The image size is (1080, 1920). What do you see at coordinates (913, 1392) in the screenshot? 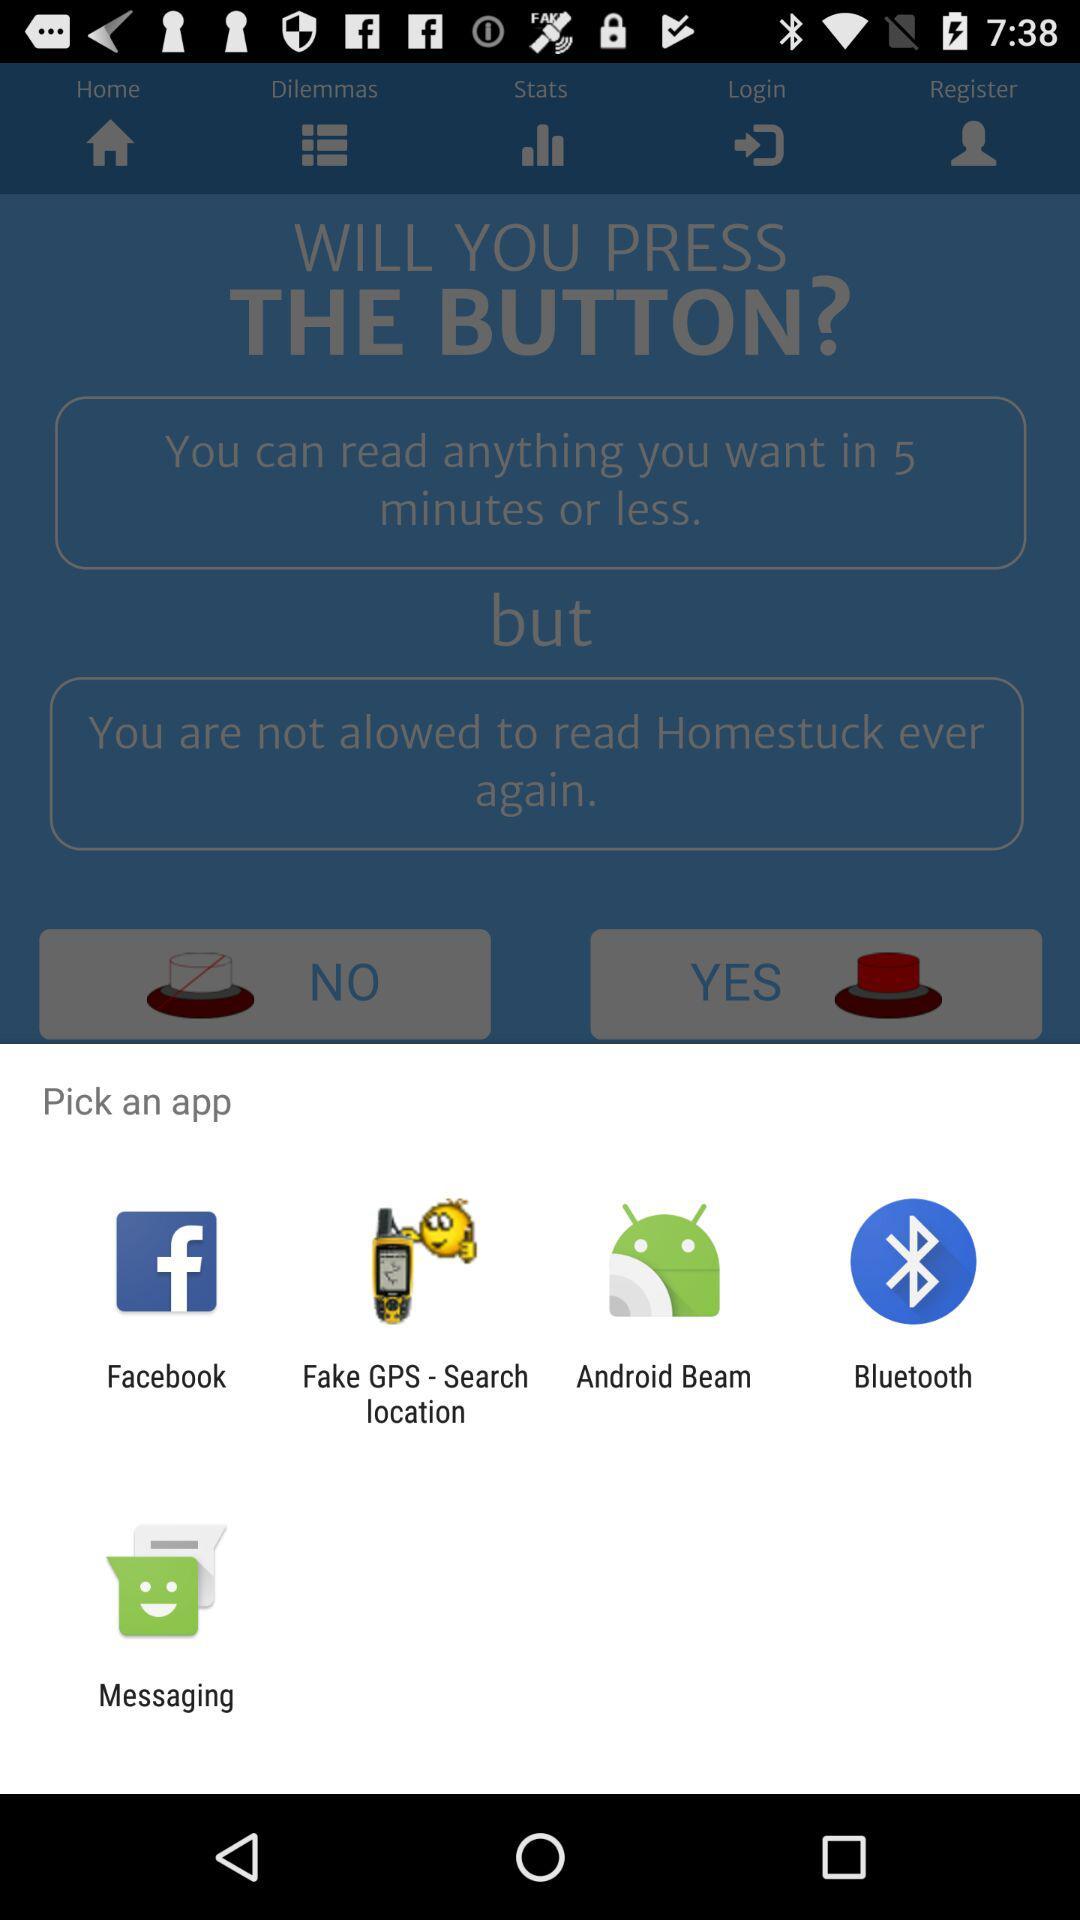
I see `bluetooth icon` at bounding box center [913, 1392].